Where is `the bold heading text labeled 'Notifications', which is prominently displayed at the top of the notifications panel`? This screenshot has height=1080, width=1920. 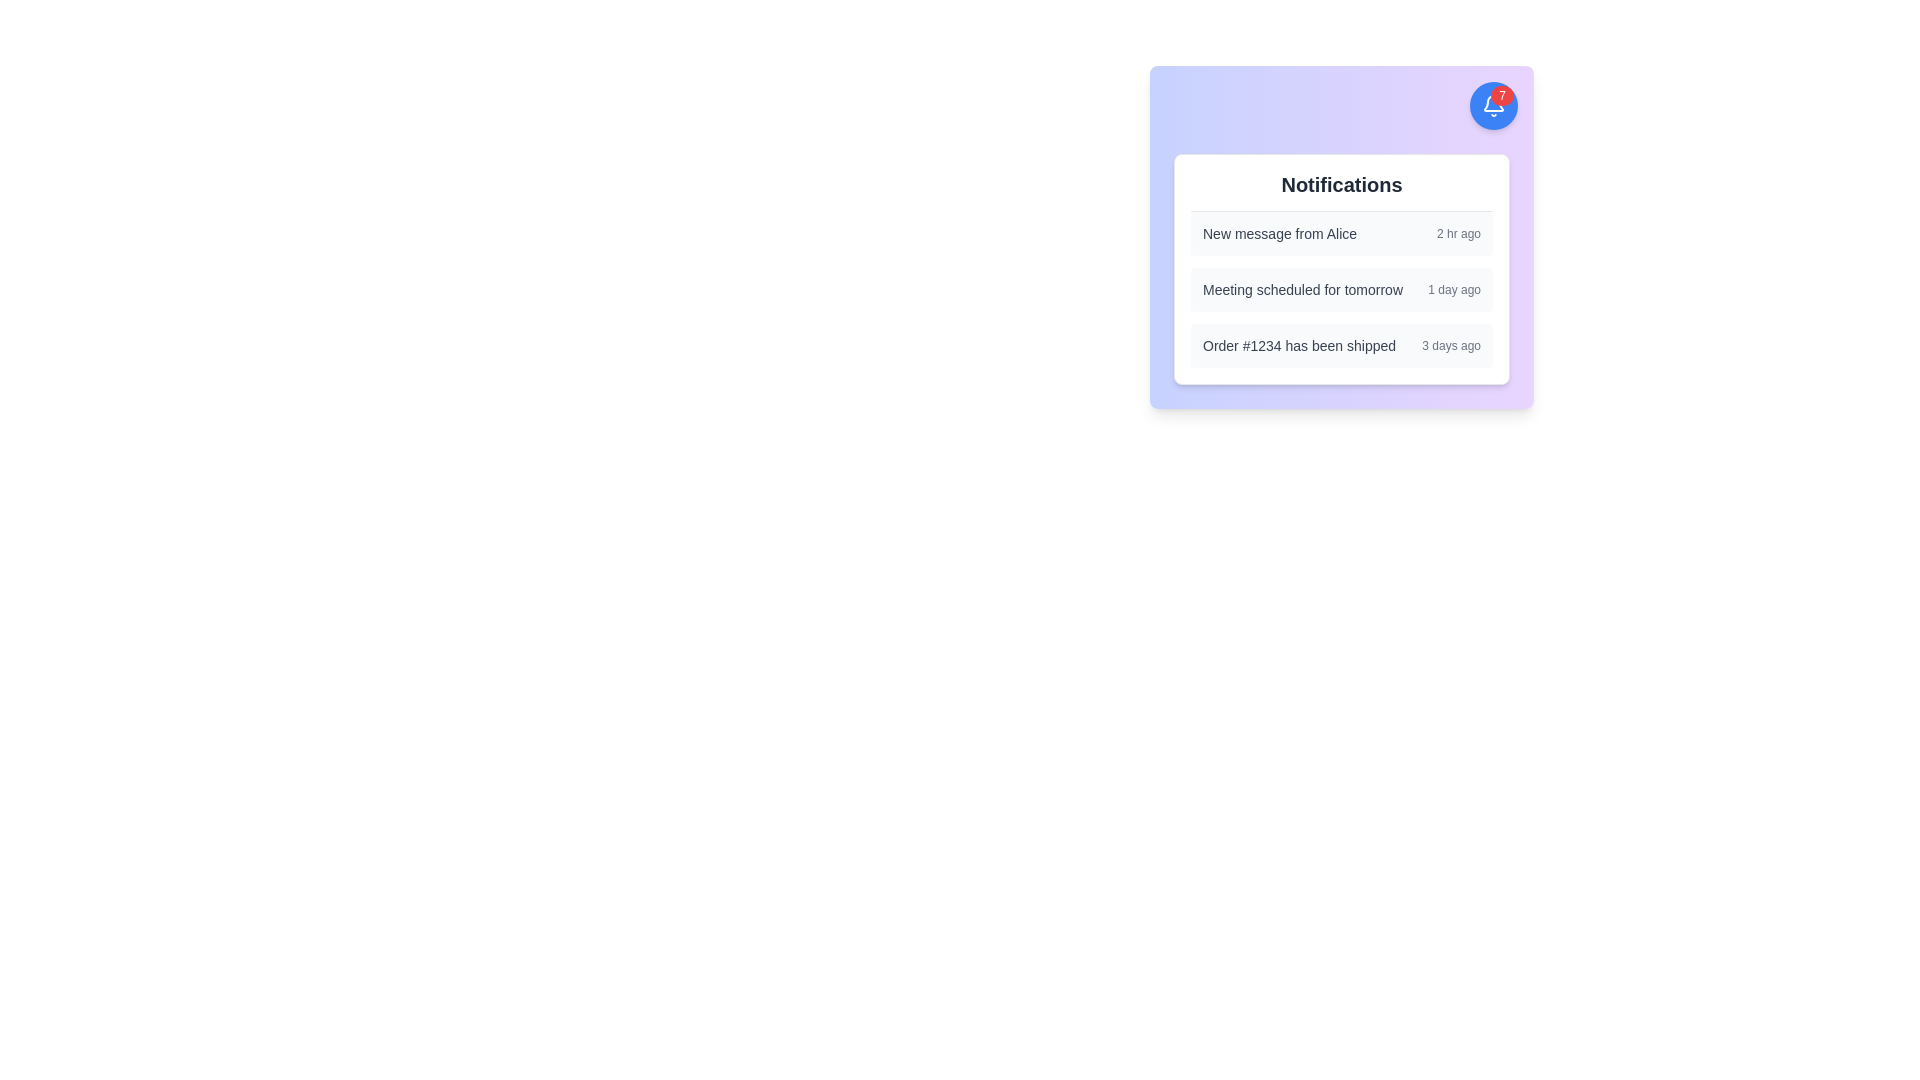
the bold heading text labeled 'Notifications', which is prominently displayed at the top of the notifications panel is located at coordinates (1342, 185).